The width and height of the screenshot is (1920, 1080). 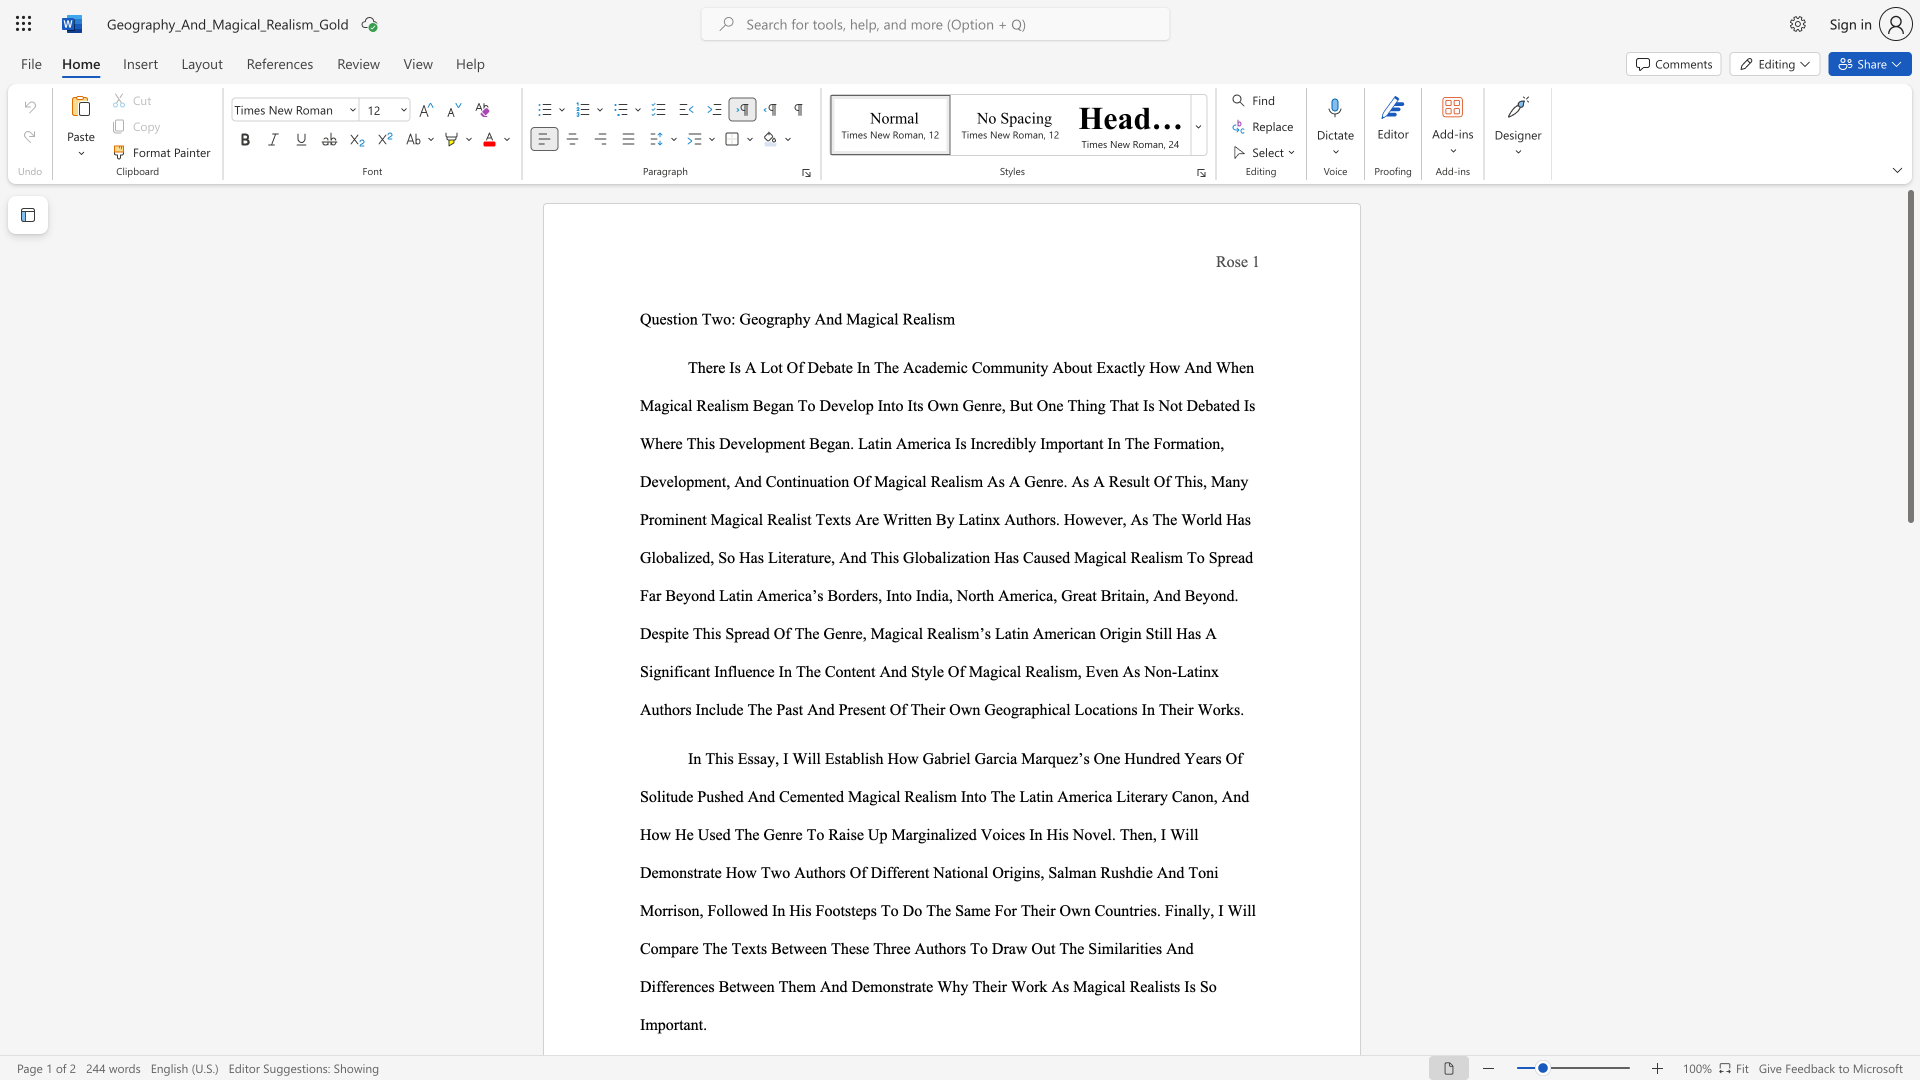 What do you see at coordinates (1909, 589) in the screenshot?
I see `the scrollbar to slide the page down` at bounding box center [1909, 589].